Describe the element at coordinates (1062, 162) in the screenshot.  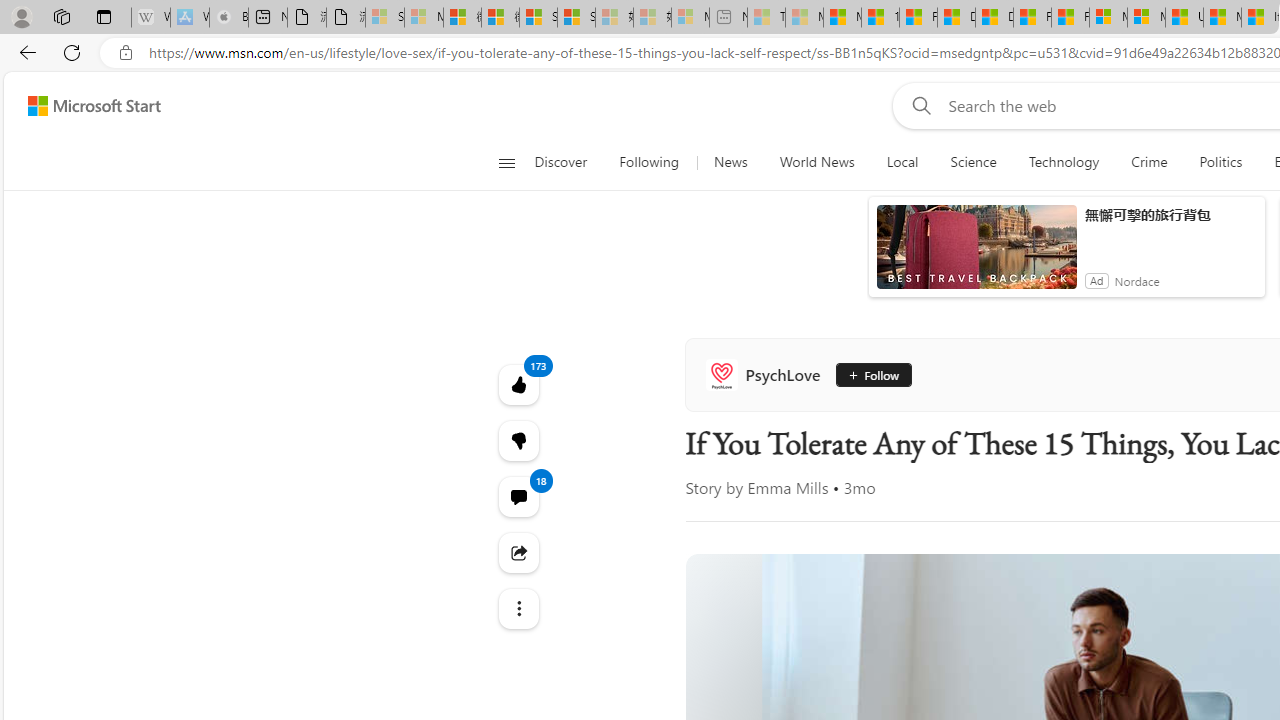
I see `'Technology'` at that location.